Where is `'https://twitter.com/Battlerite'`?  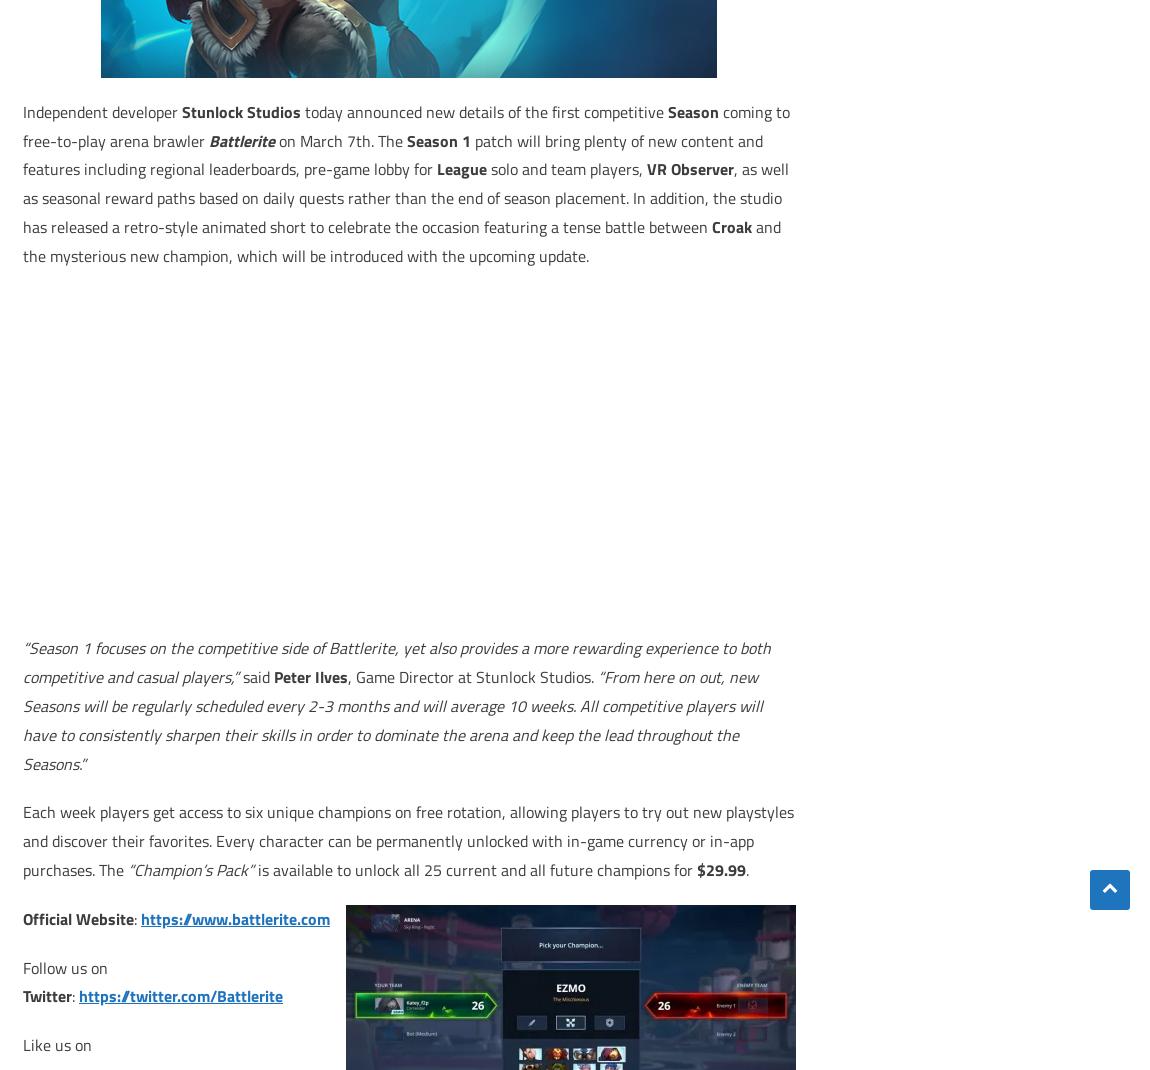 'https://twitter.com/Battlerite' is located at coordinates (180, 995).